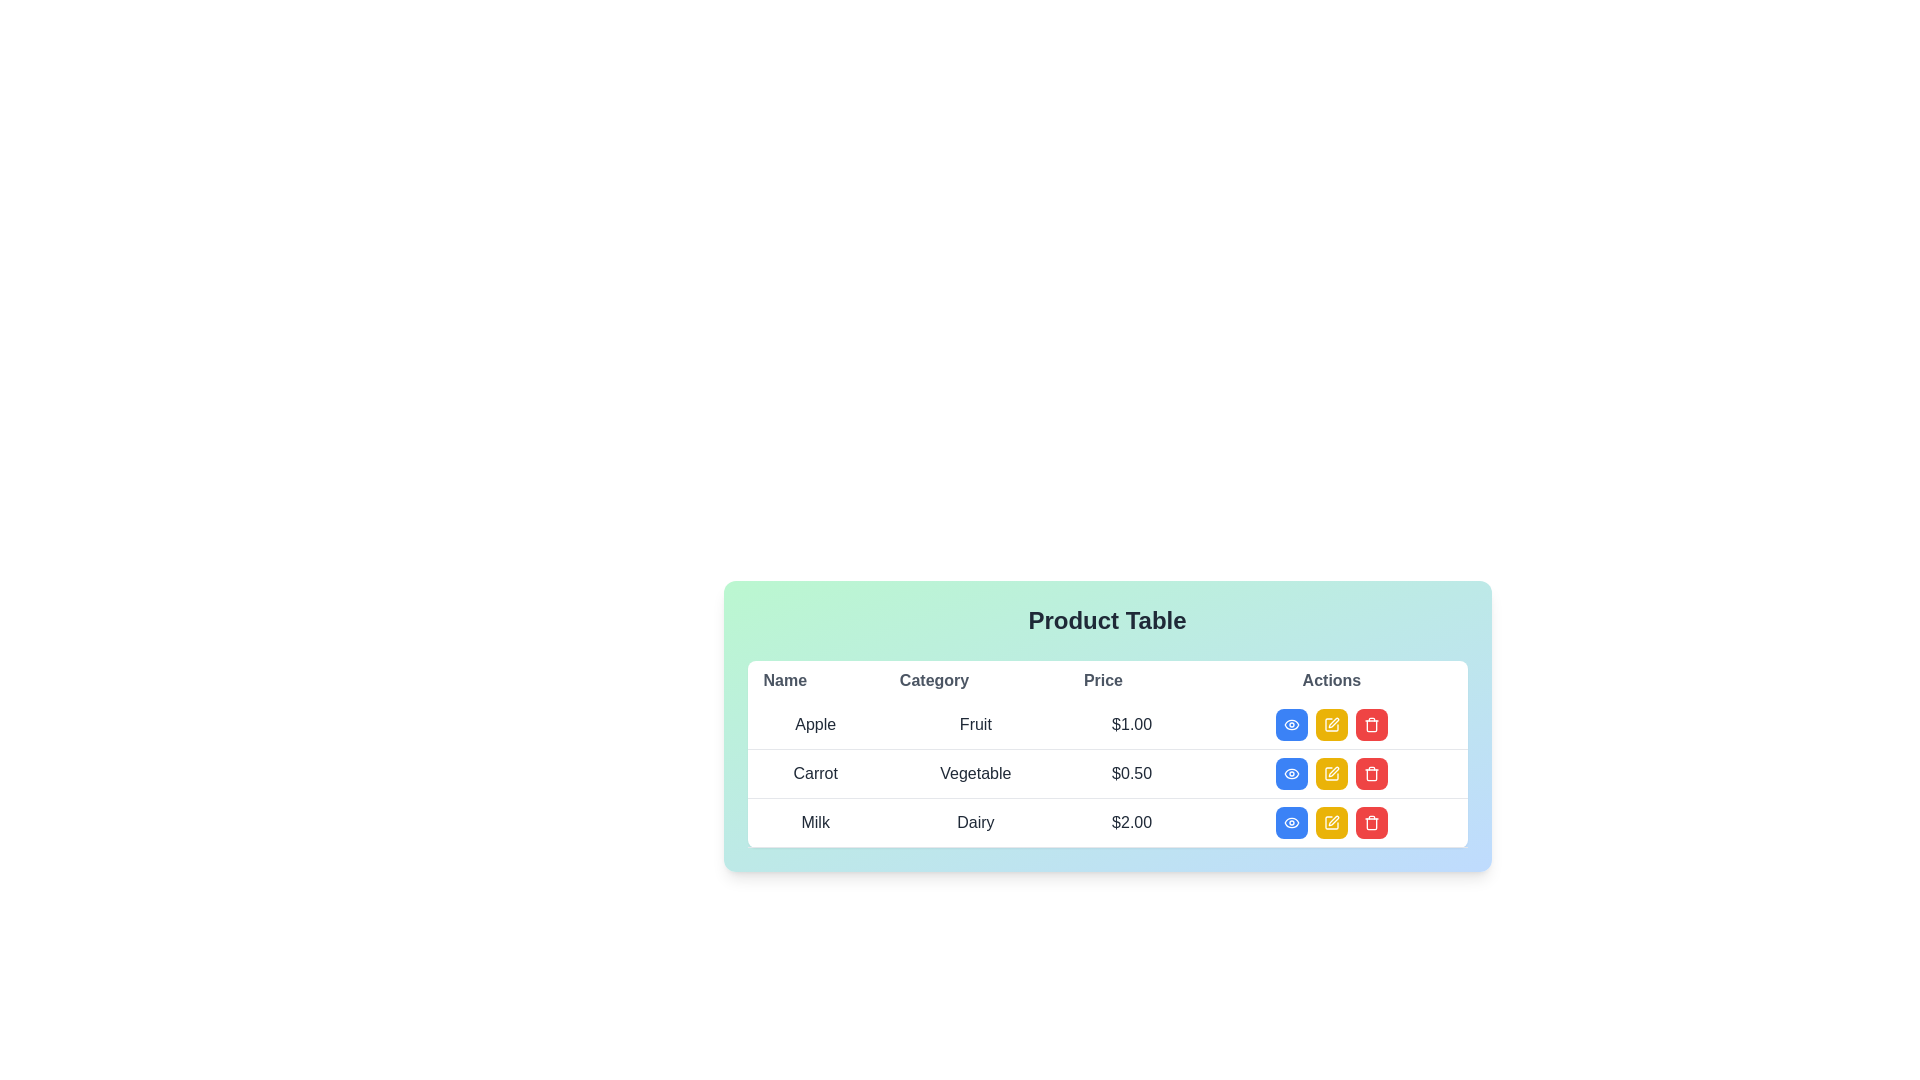 This screenshot has height=1080, width=1920. What do you see at coordinates (1132, 725) in the screenshot?
I see `the static text label displaying the price '$1.00' in the 'Price' column of the product table` at bounding box center [1132, 725].